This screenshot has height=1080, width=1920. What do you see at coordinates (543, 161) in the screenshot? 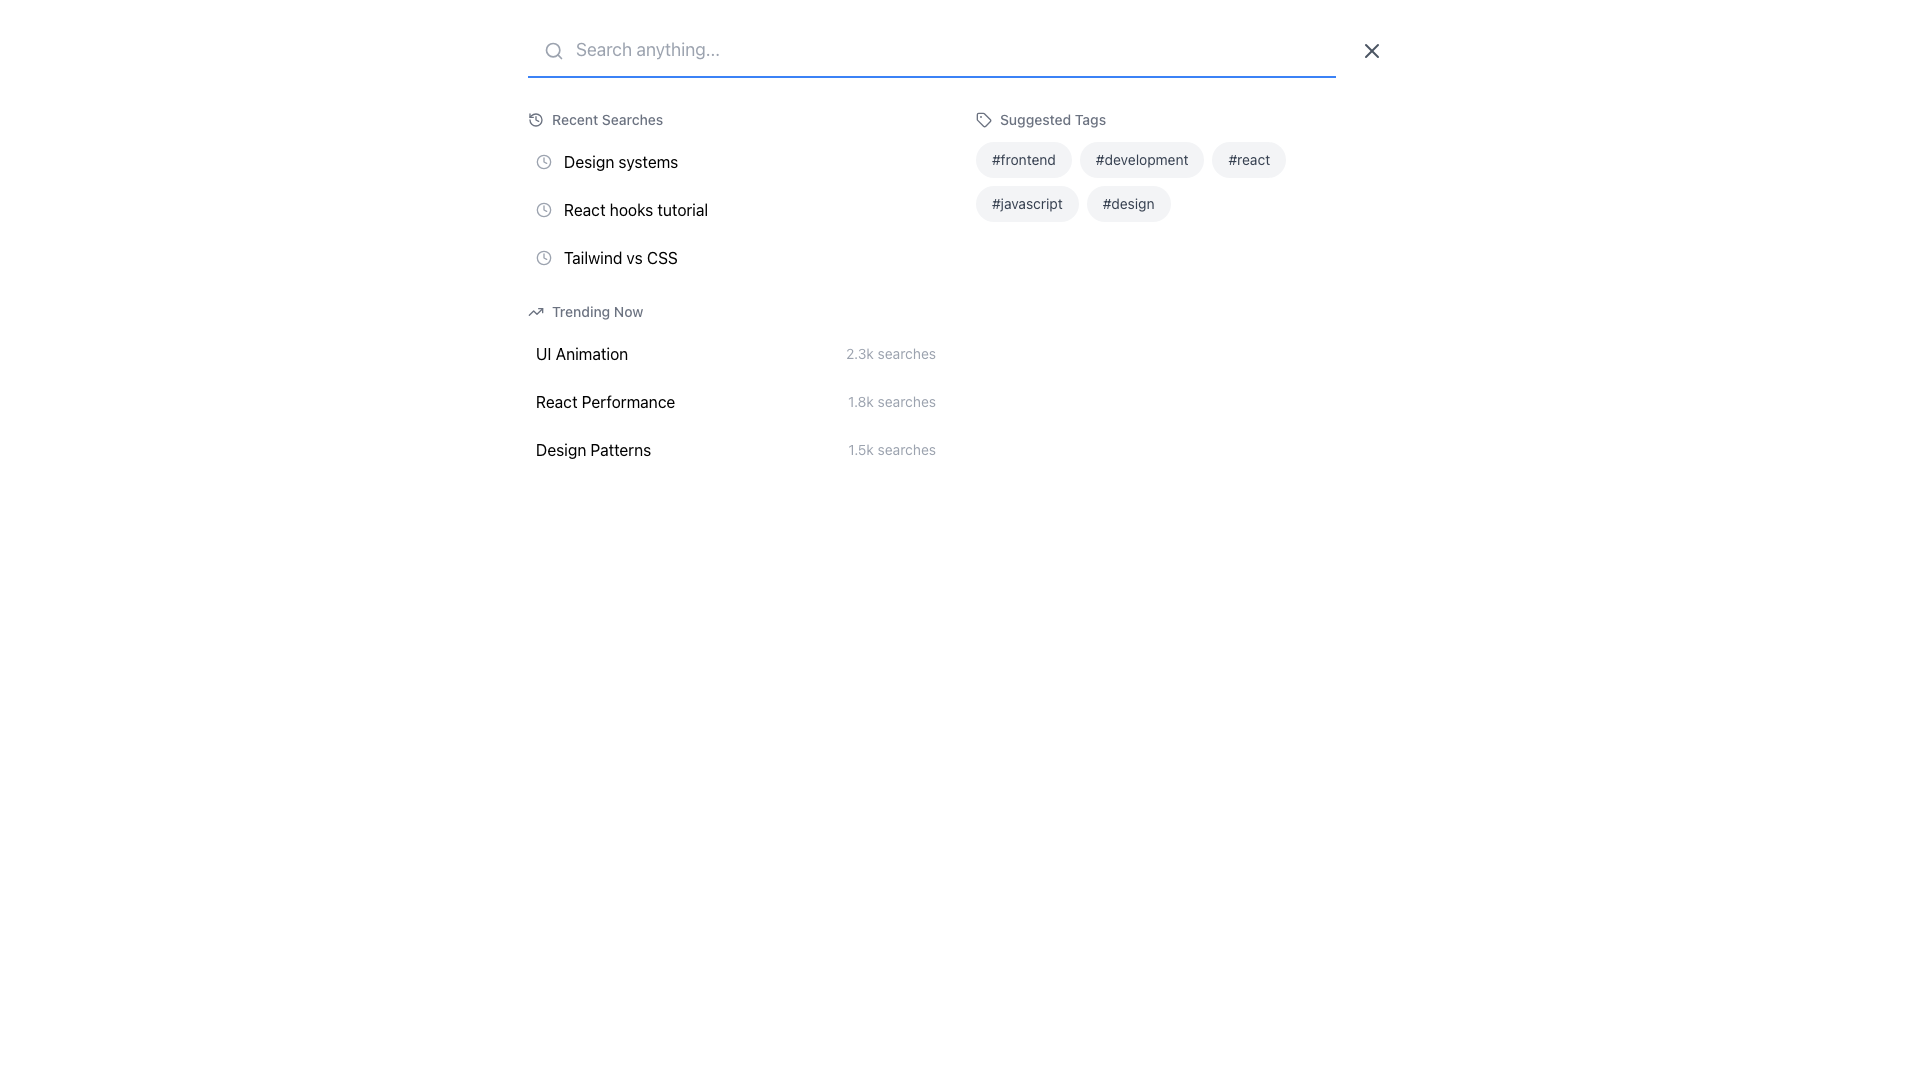
I see `the clock icon representing time, located to the left of the 'Design systems' text in the 'Recent Searches' area` at bounding box center [543, 161].